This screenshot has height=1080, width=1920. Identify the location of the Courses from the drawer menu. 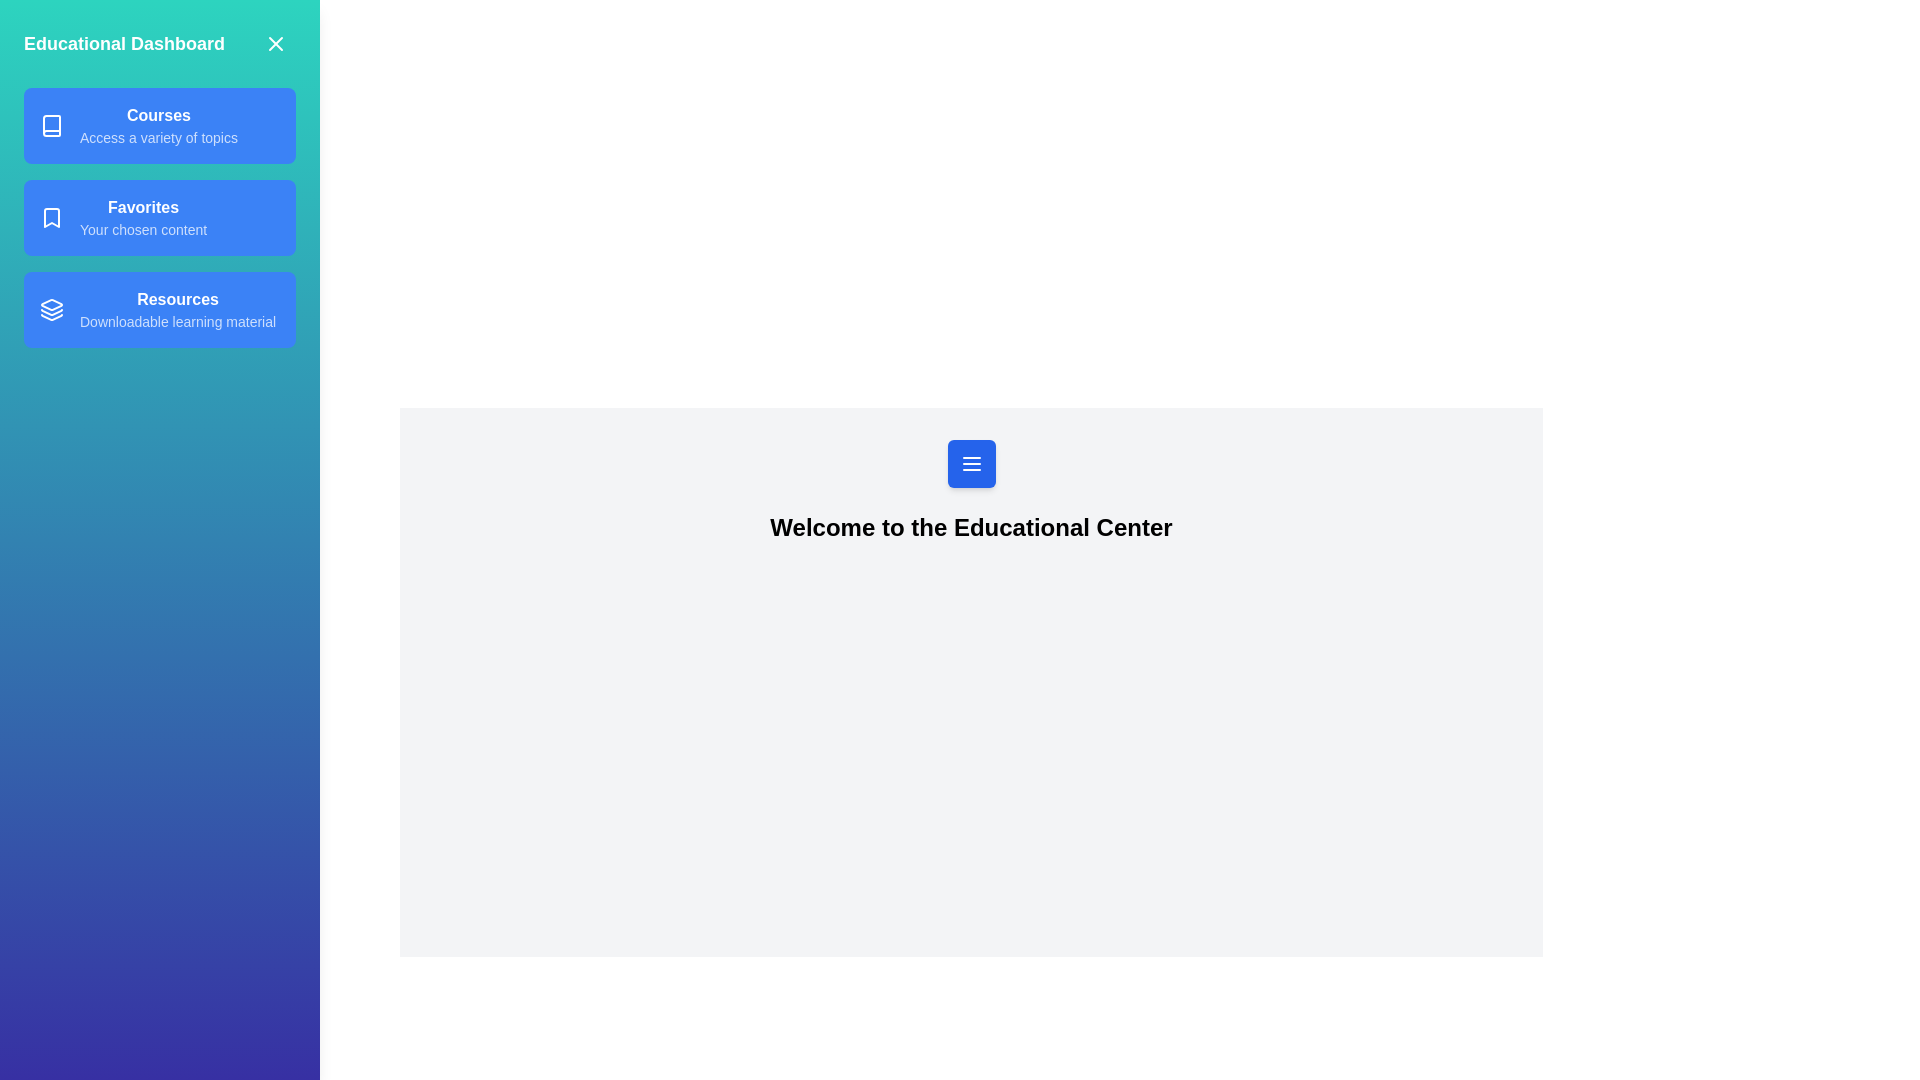
(158, 126).